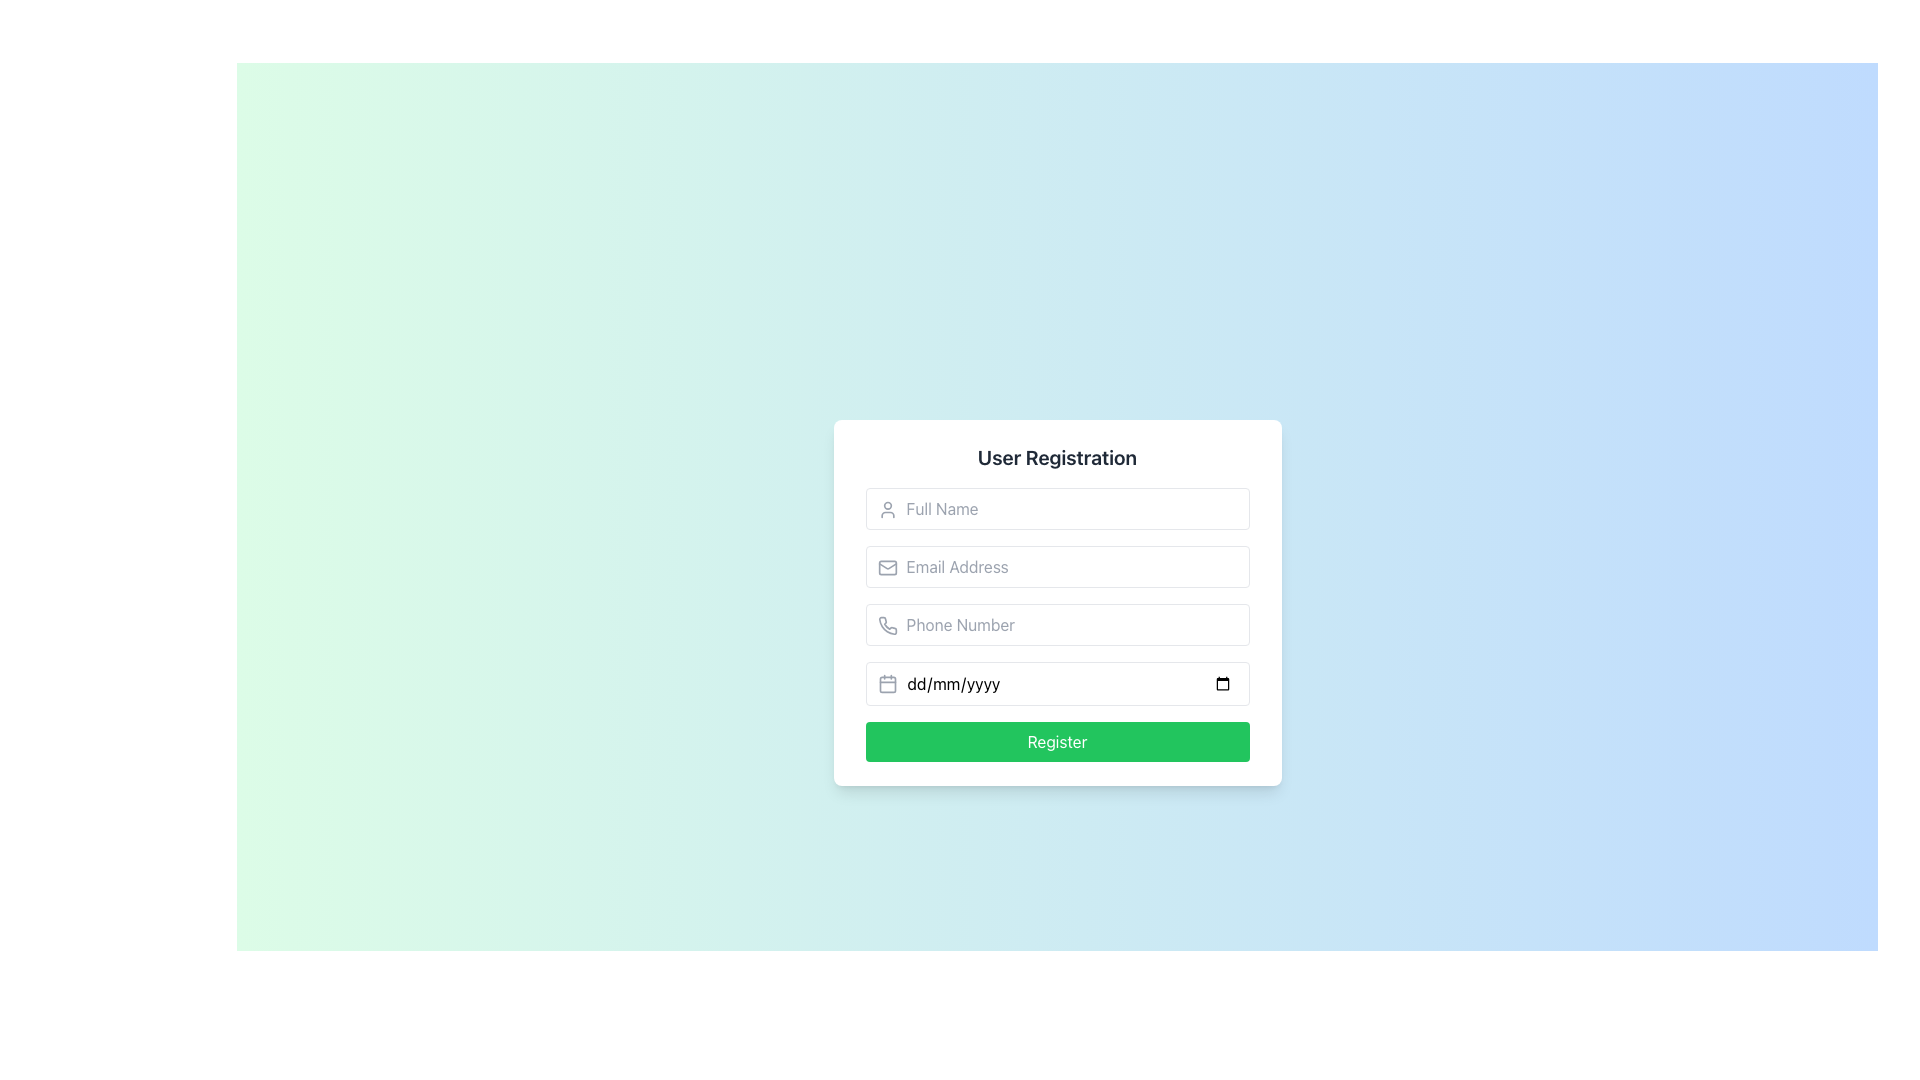 The width and height of the screenshot is (1920, 1080). I want to click on the phone icon located to the left of the 'Phone Number' input field in the third input row of the user registration form, so click(886, 624).